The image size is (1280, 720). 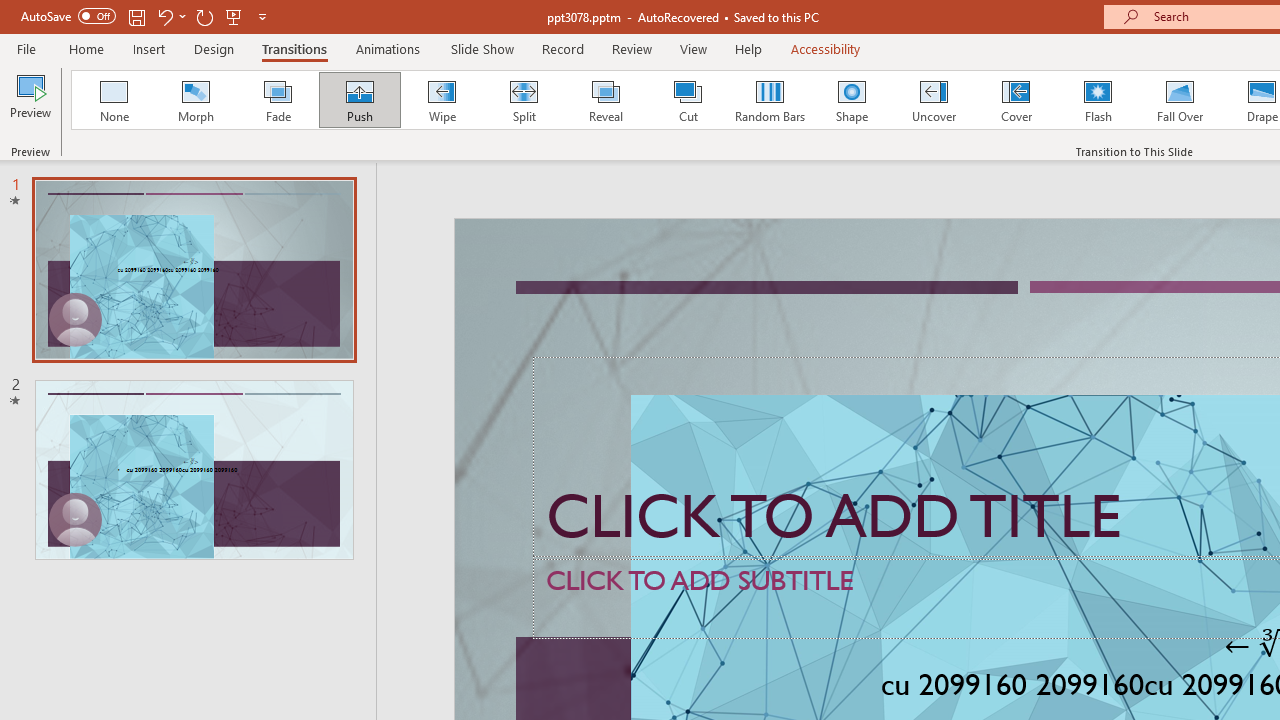 What do you see at coordinates (112, 100) in the screenshot?
I see `'None'` at bounding box center [112, 100].